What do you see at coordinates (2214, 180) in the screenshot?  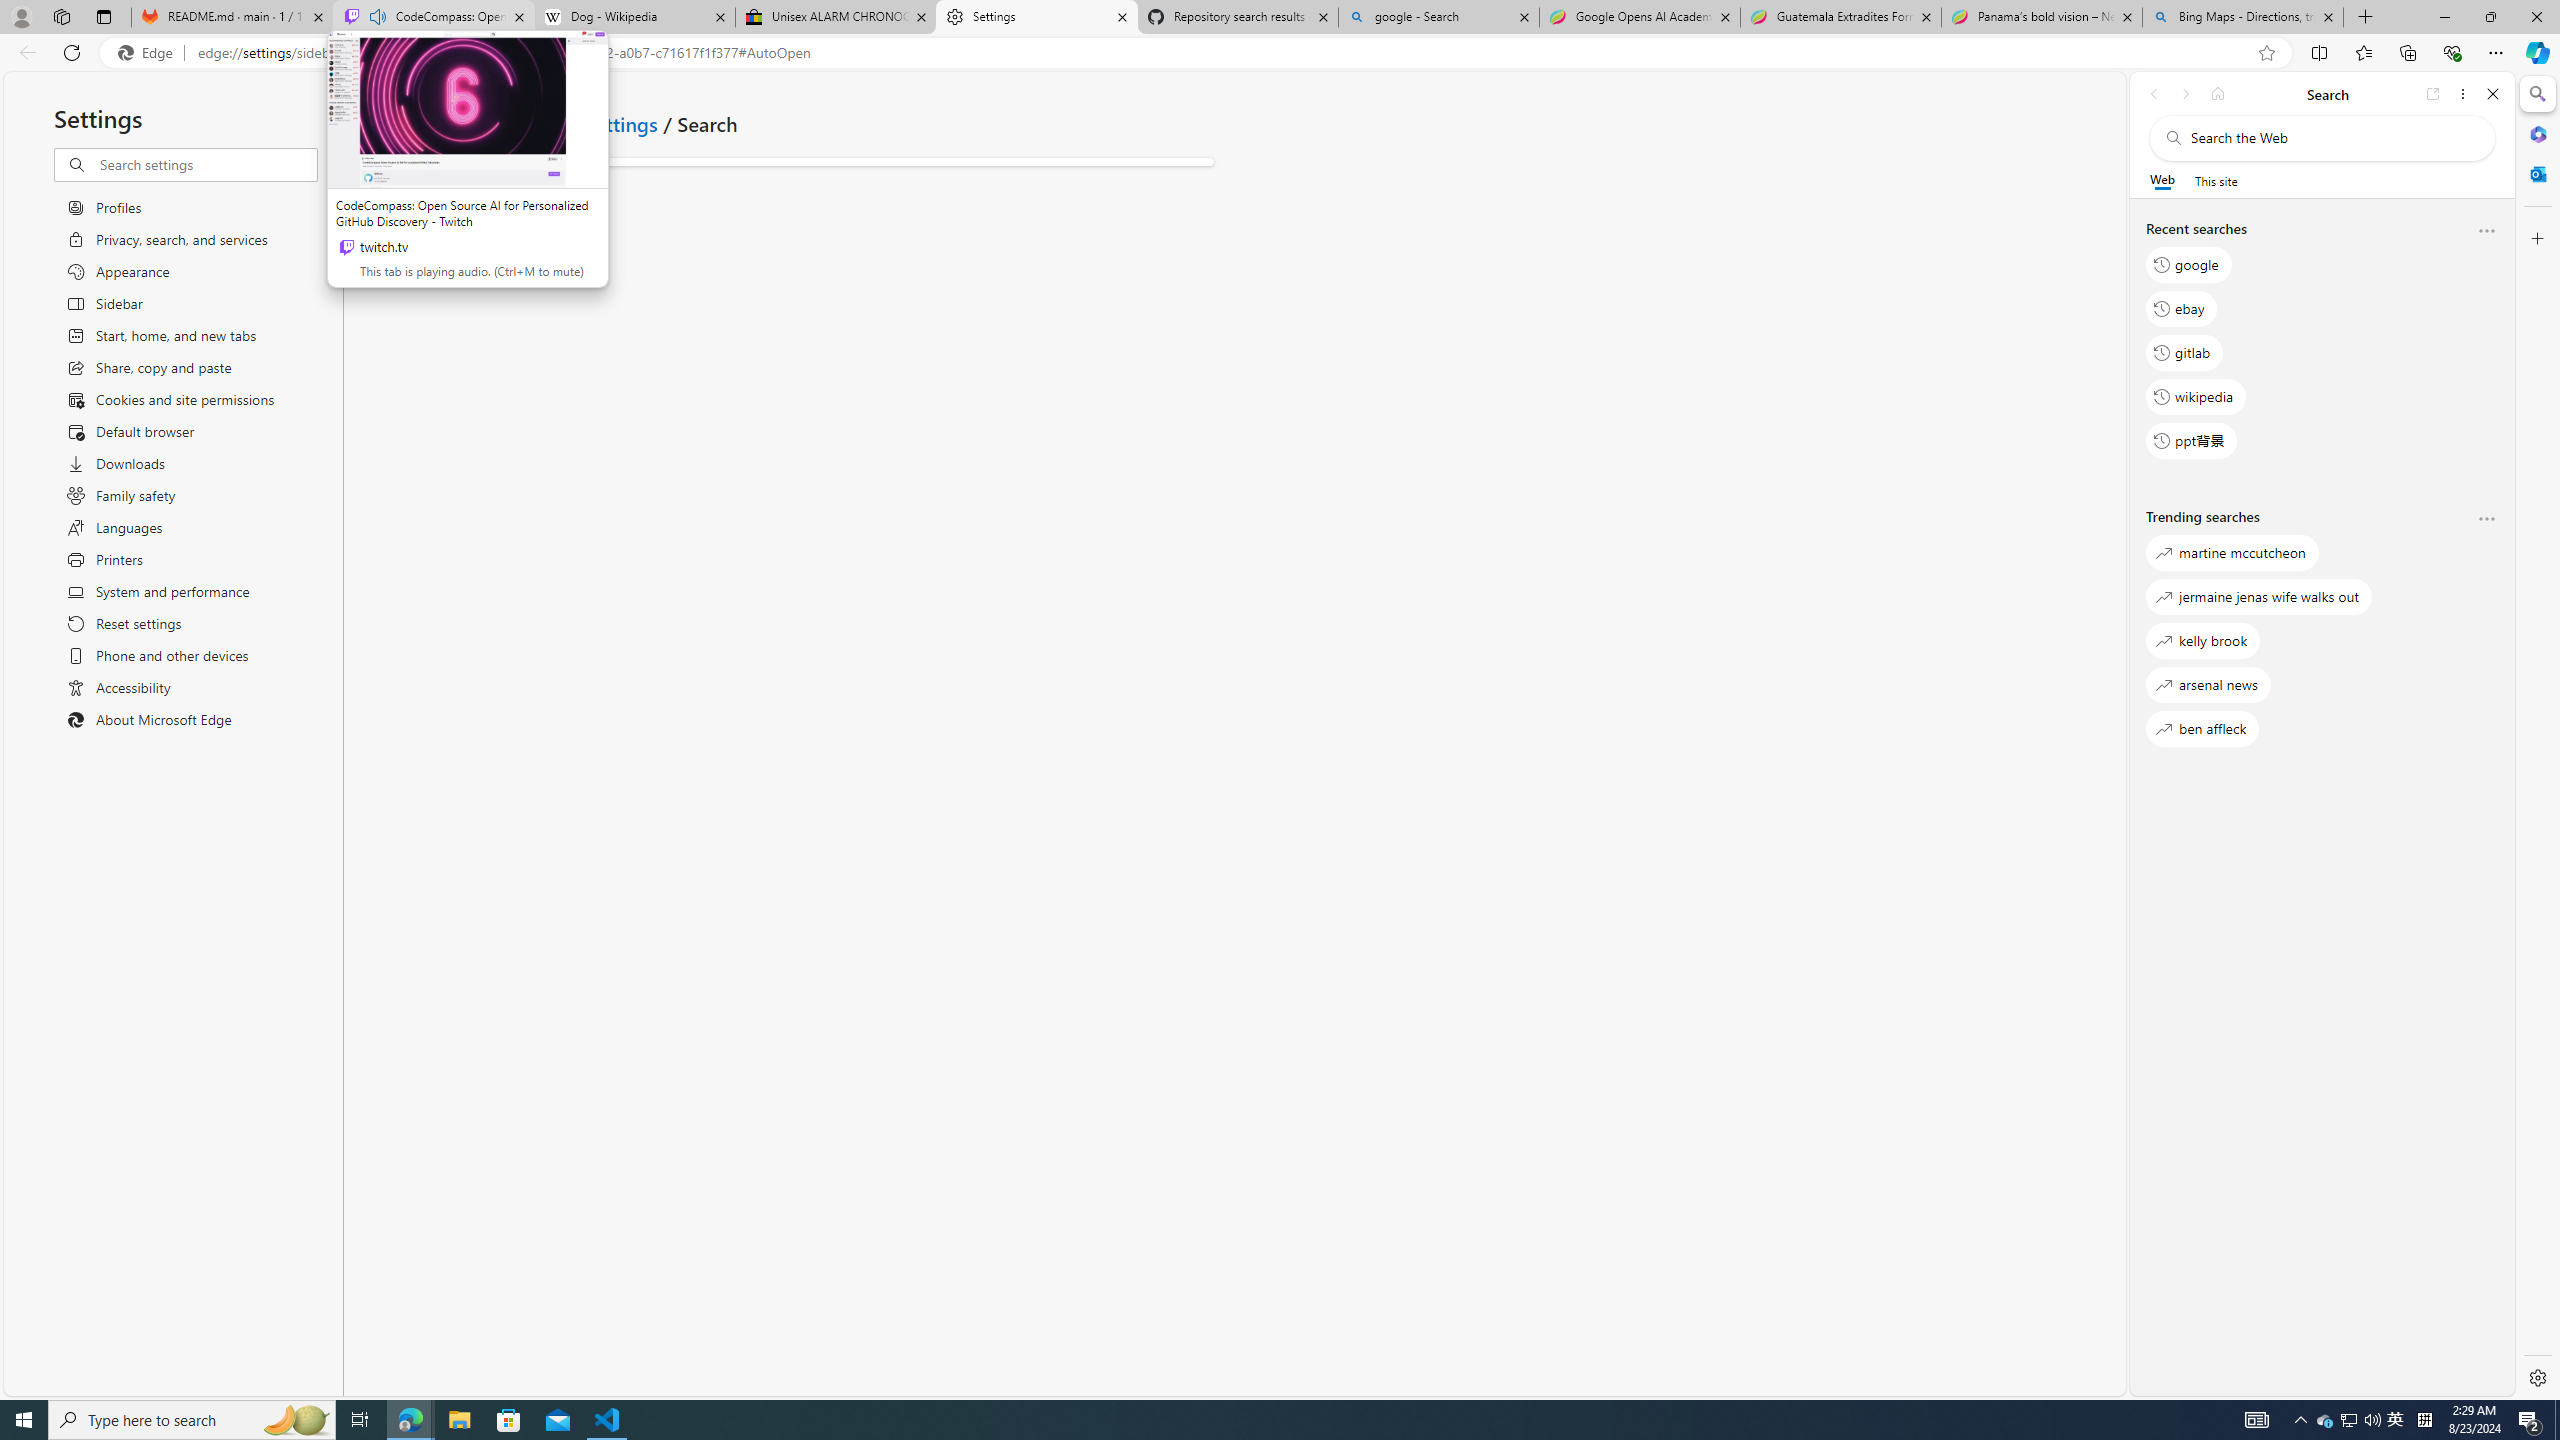 I see `'This site scope'` at bounding box center [2214, 180].